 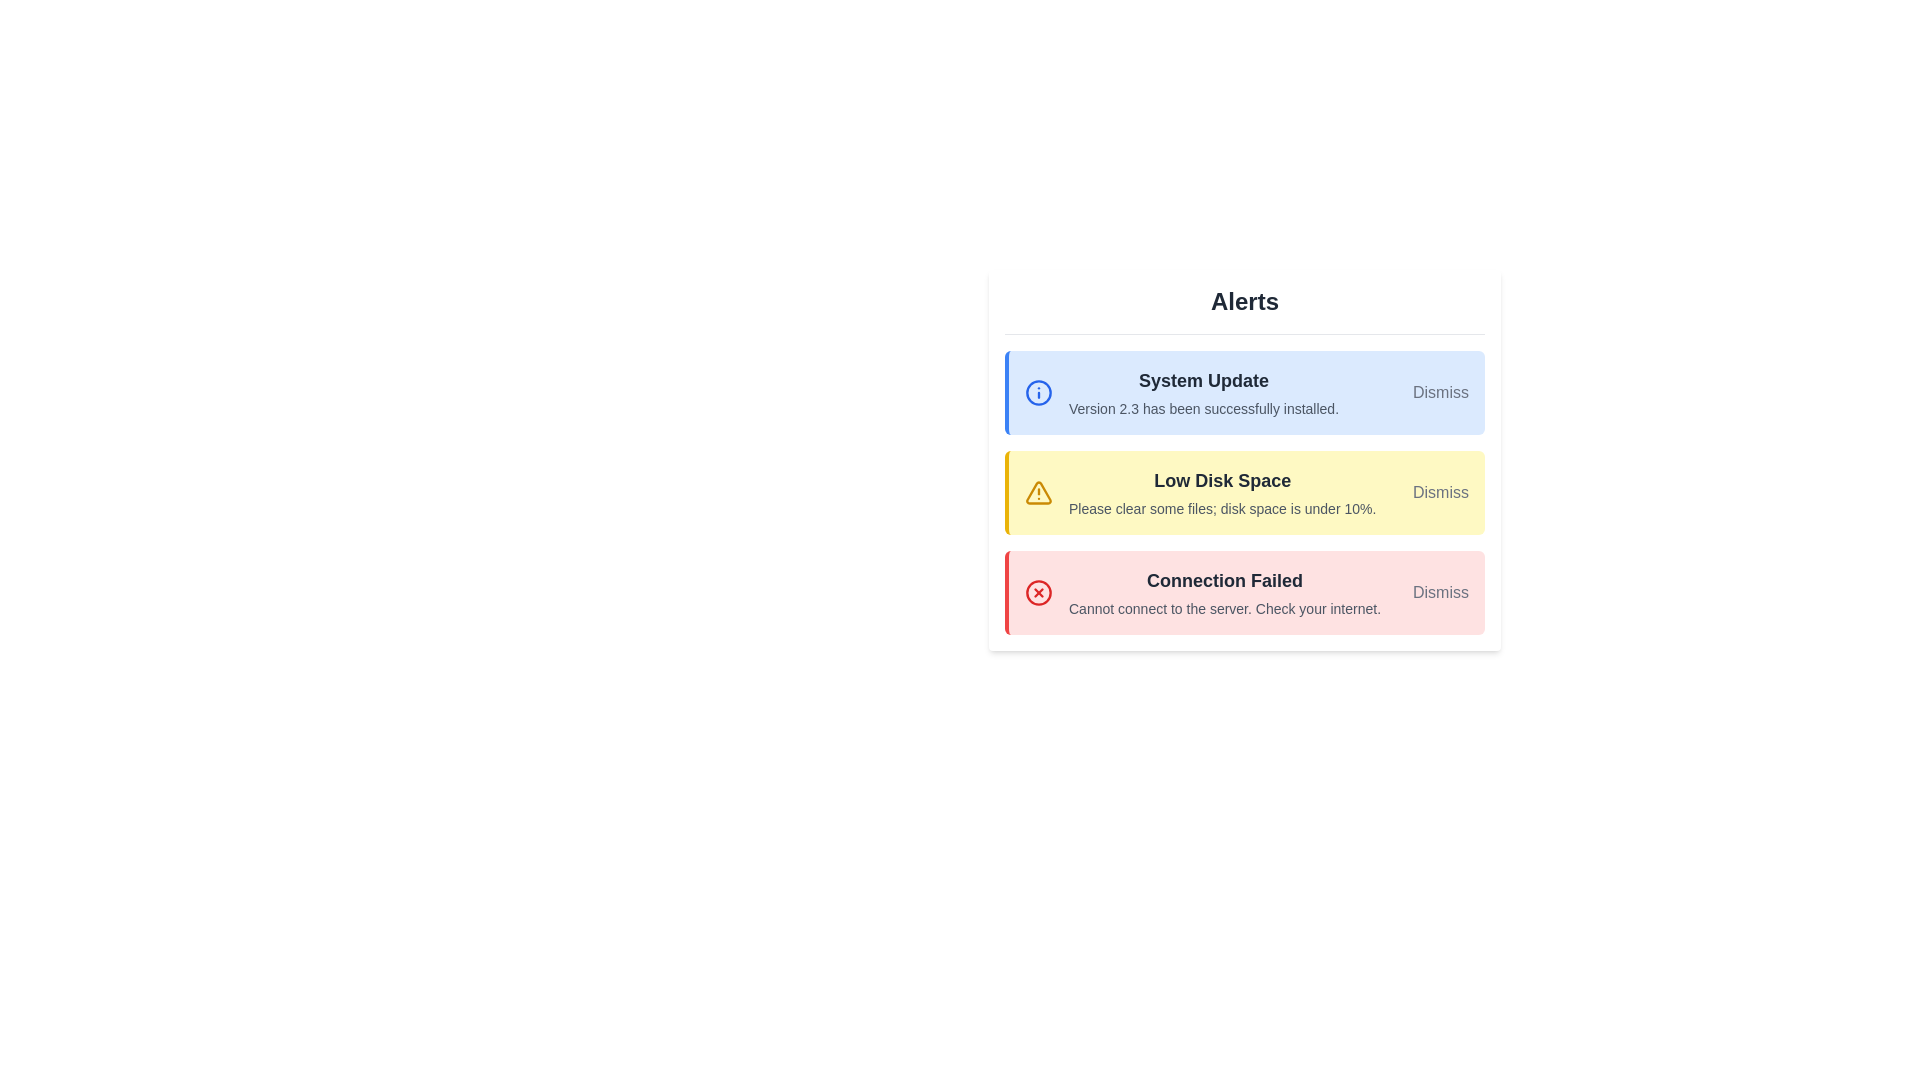 What do you see at coordinates (1038, 592) in the screenshot?
I see `the critical error icon indicating a connection failure, located to the left of the 'Connection Failed' alert message box` at bounding box center [1038, 592].